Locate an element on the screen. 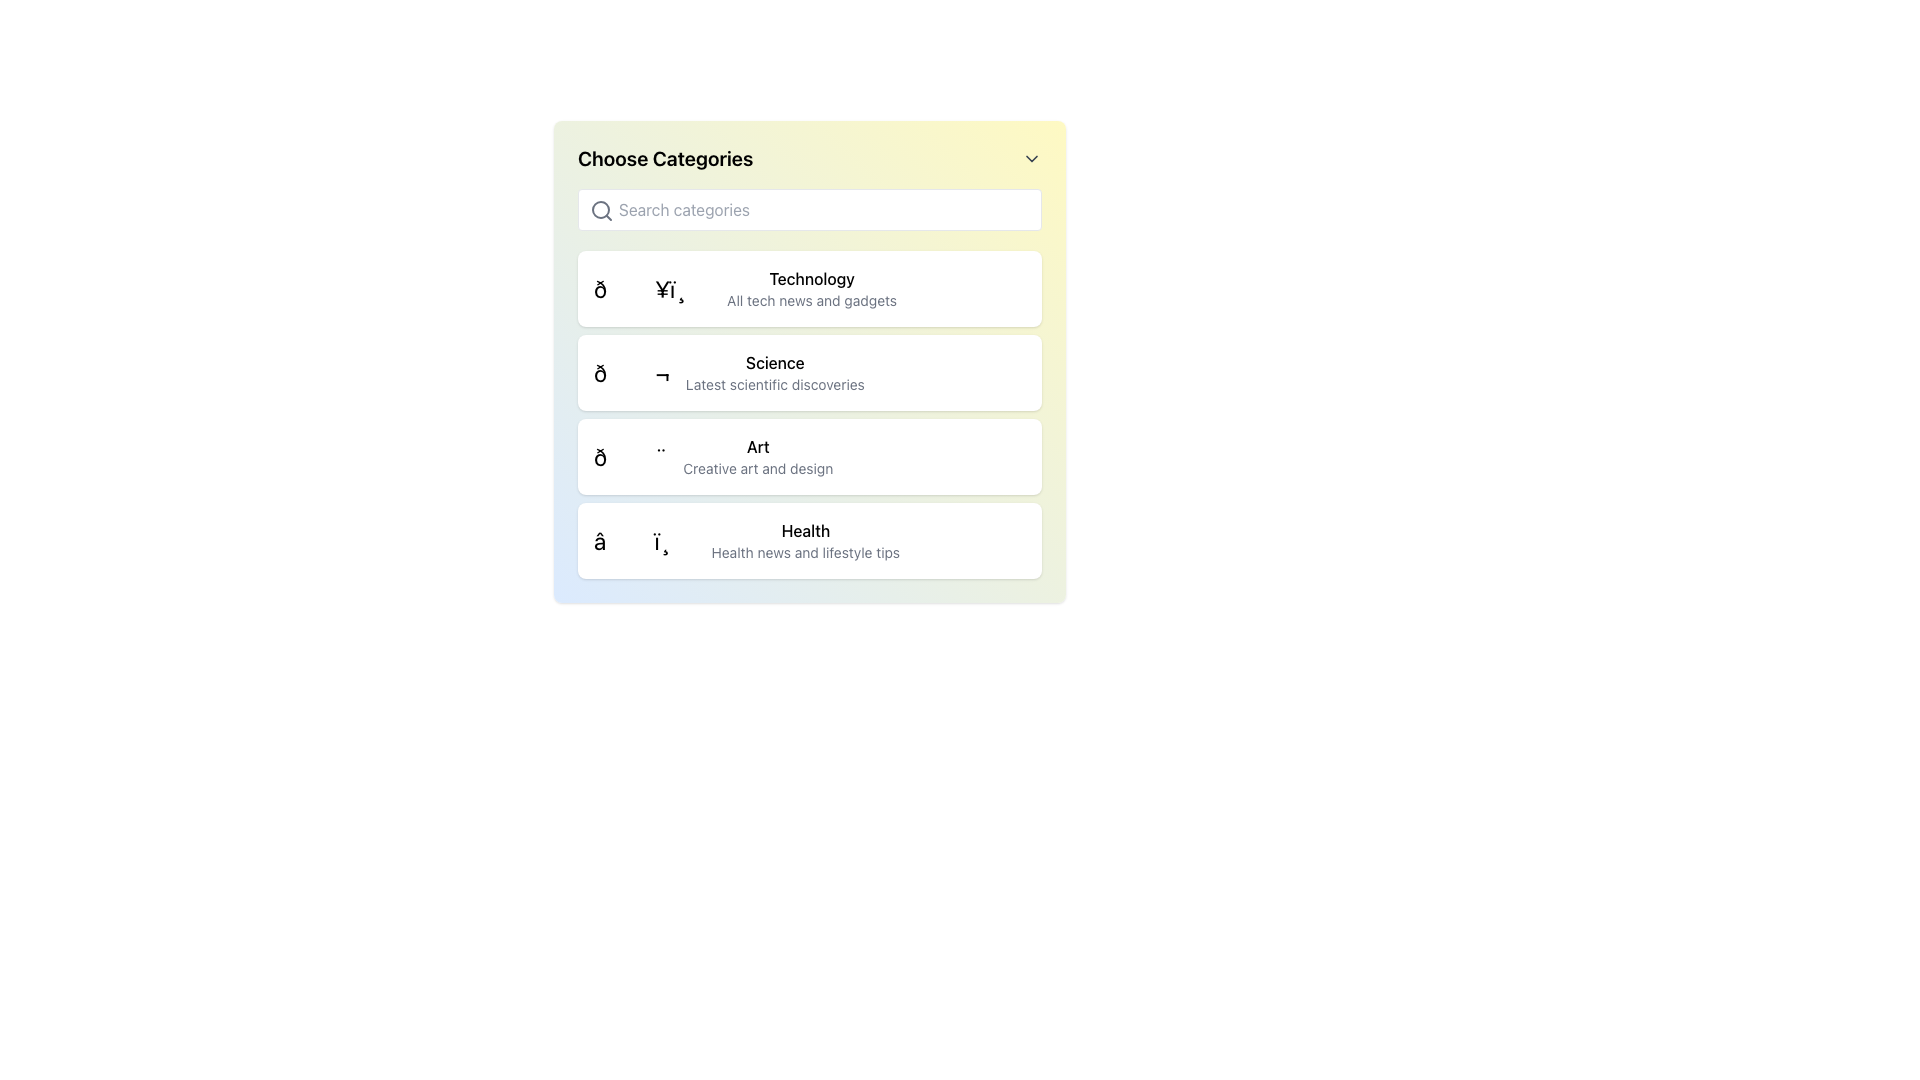 This screenshot has height=1080, width=1920. the central circular part of the magnifying glass SVG icon located to the left of the 'Search categories' text in the 'Choose Categories' panel is located at coordinates (599, 209).